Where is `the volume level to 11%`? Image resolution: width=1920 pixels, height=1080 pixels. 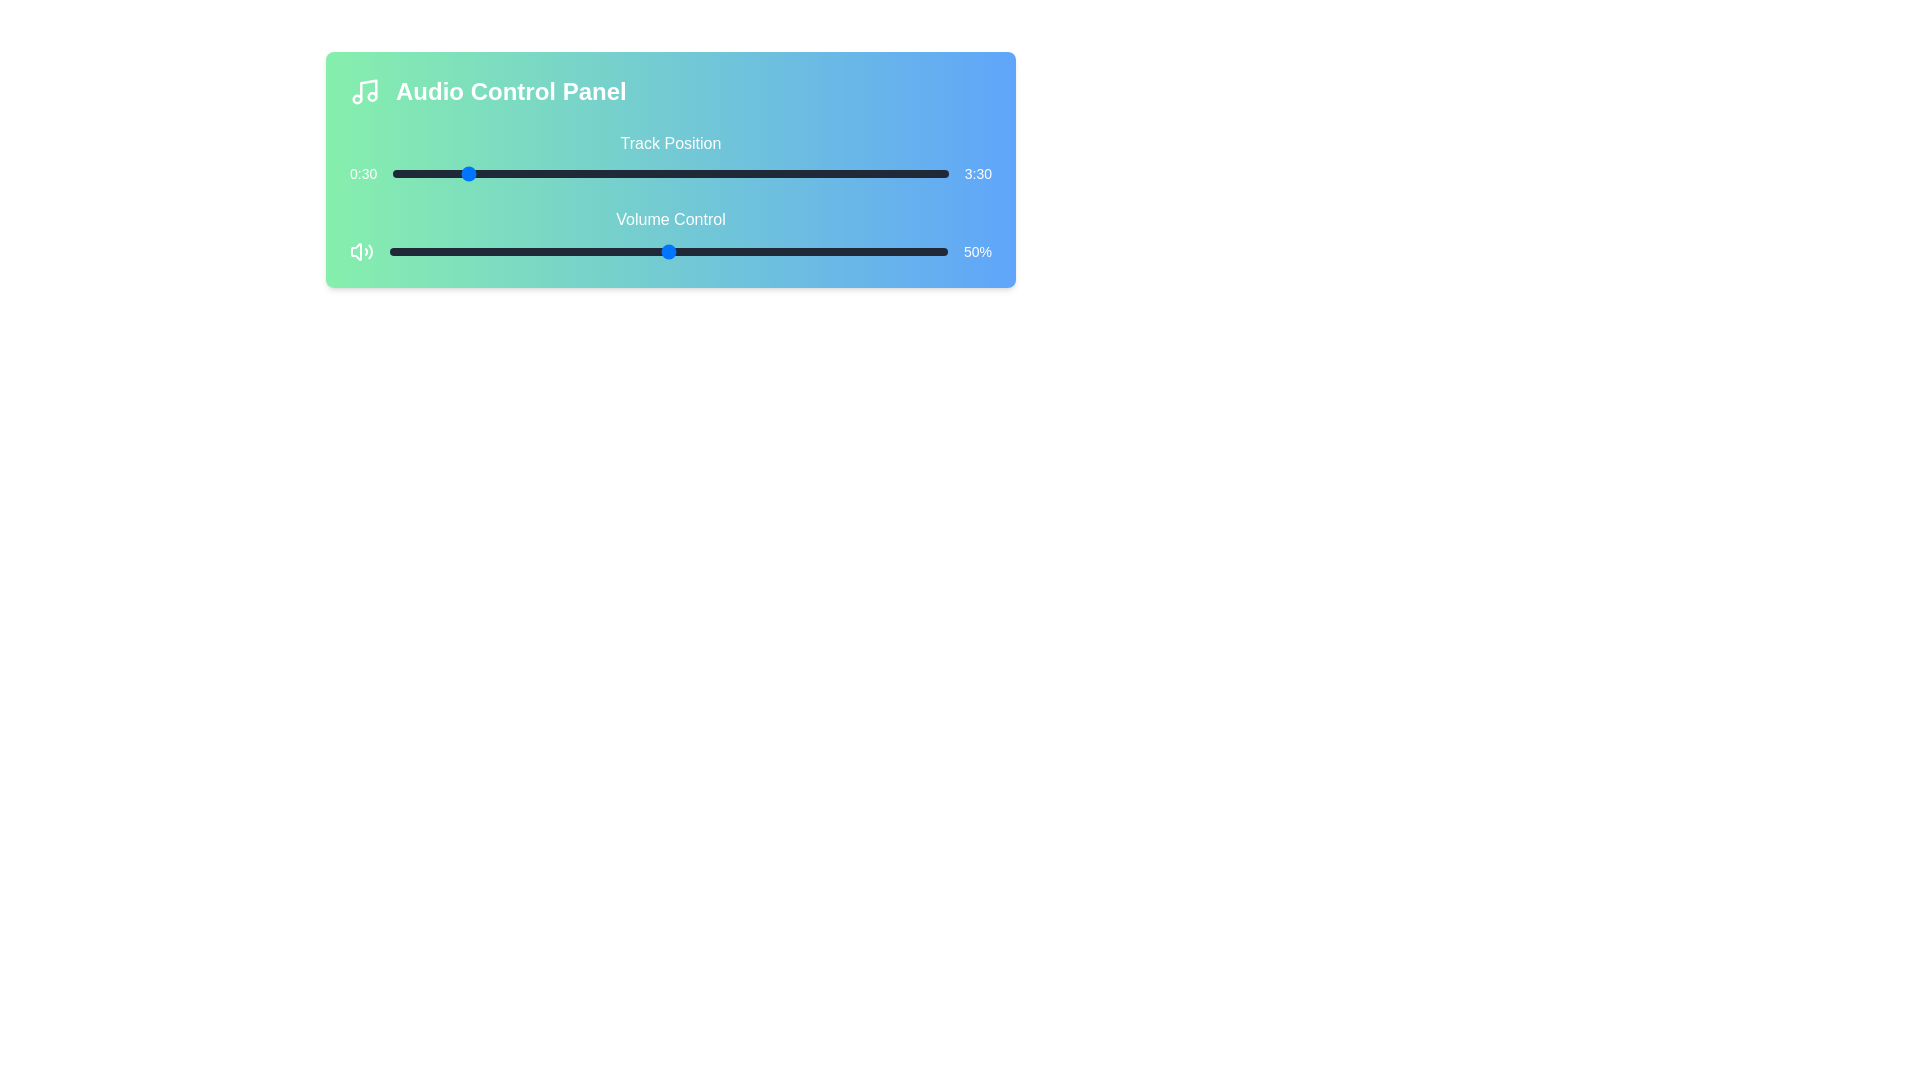 the volume level to 11% is located at coordinates (450, 250).